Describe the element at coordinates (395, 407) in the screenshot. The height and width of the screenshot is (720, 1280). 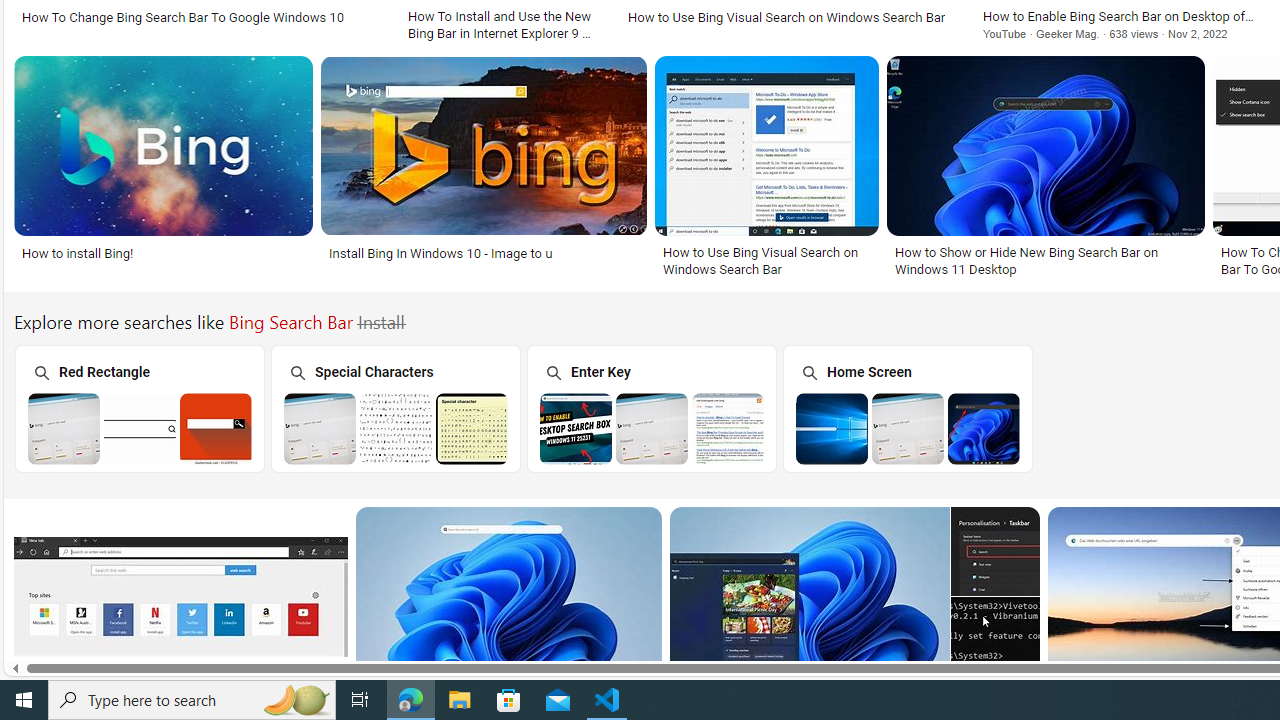
I see `'Bing Search Bar Special Characters Special Characters'` at that location.